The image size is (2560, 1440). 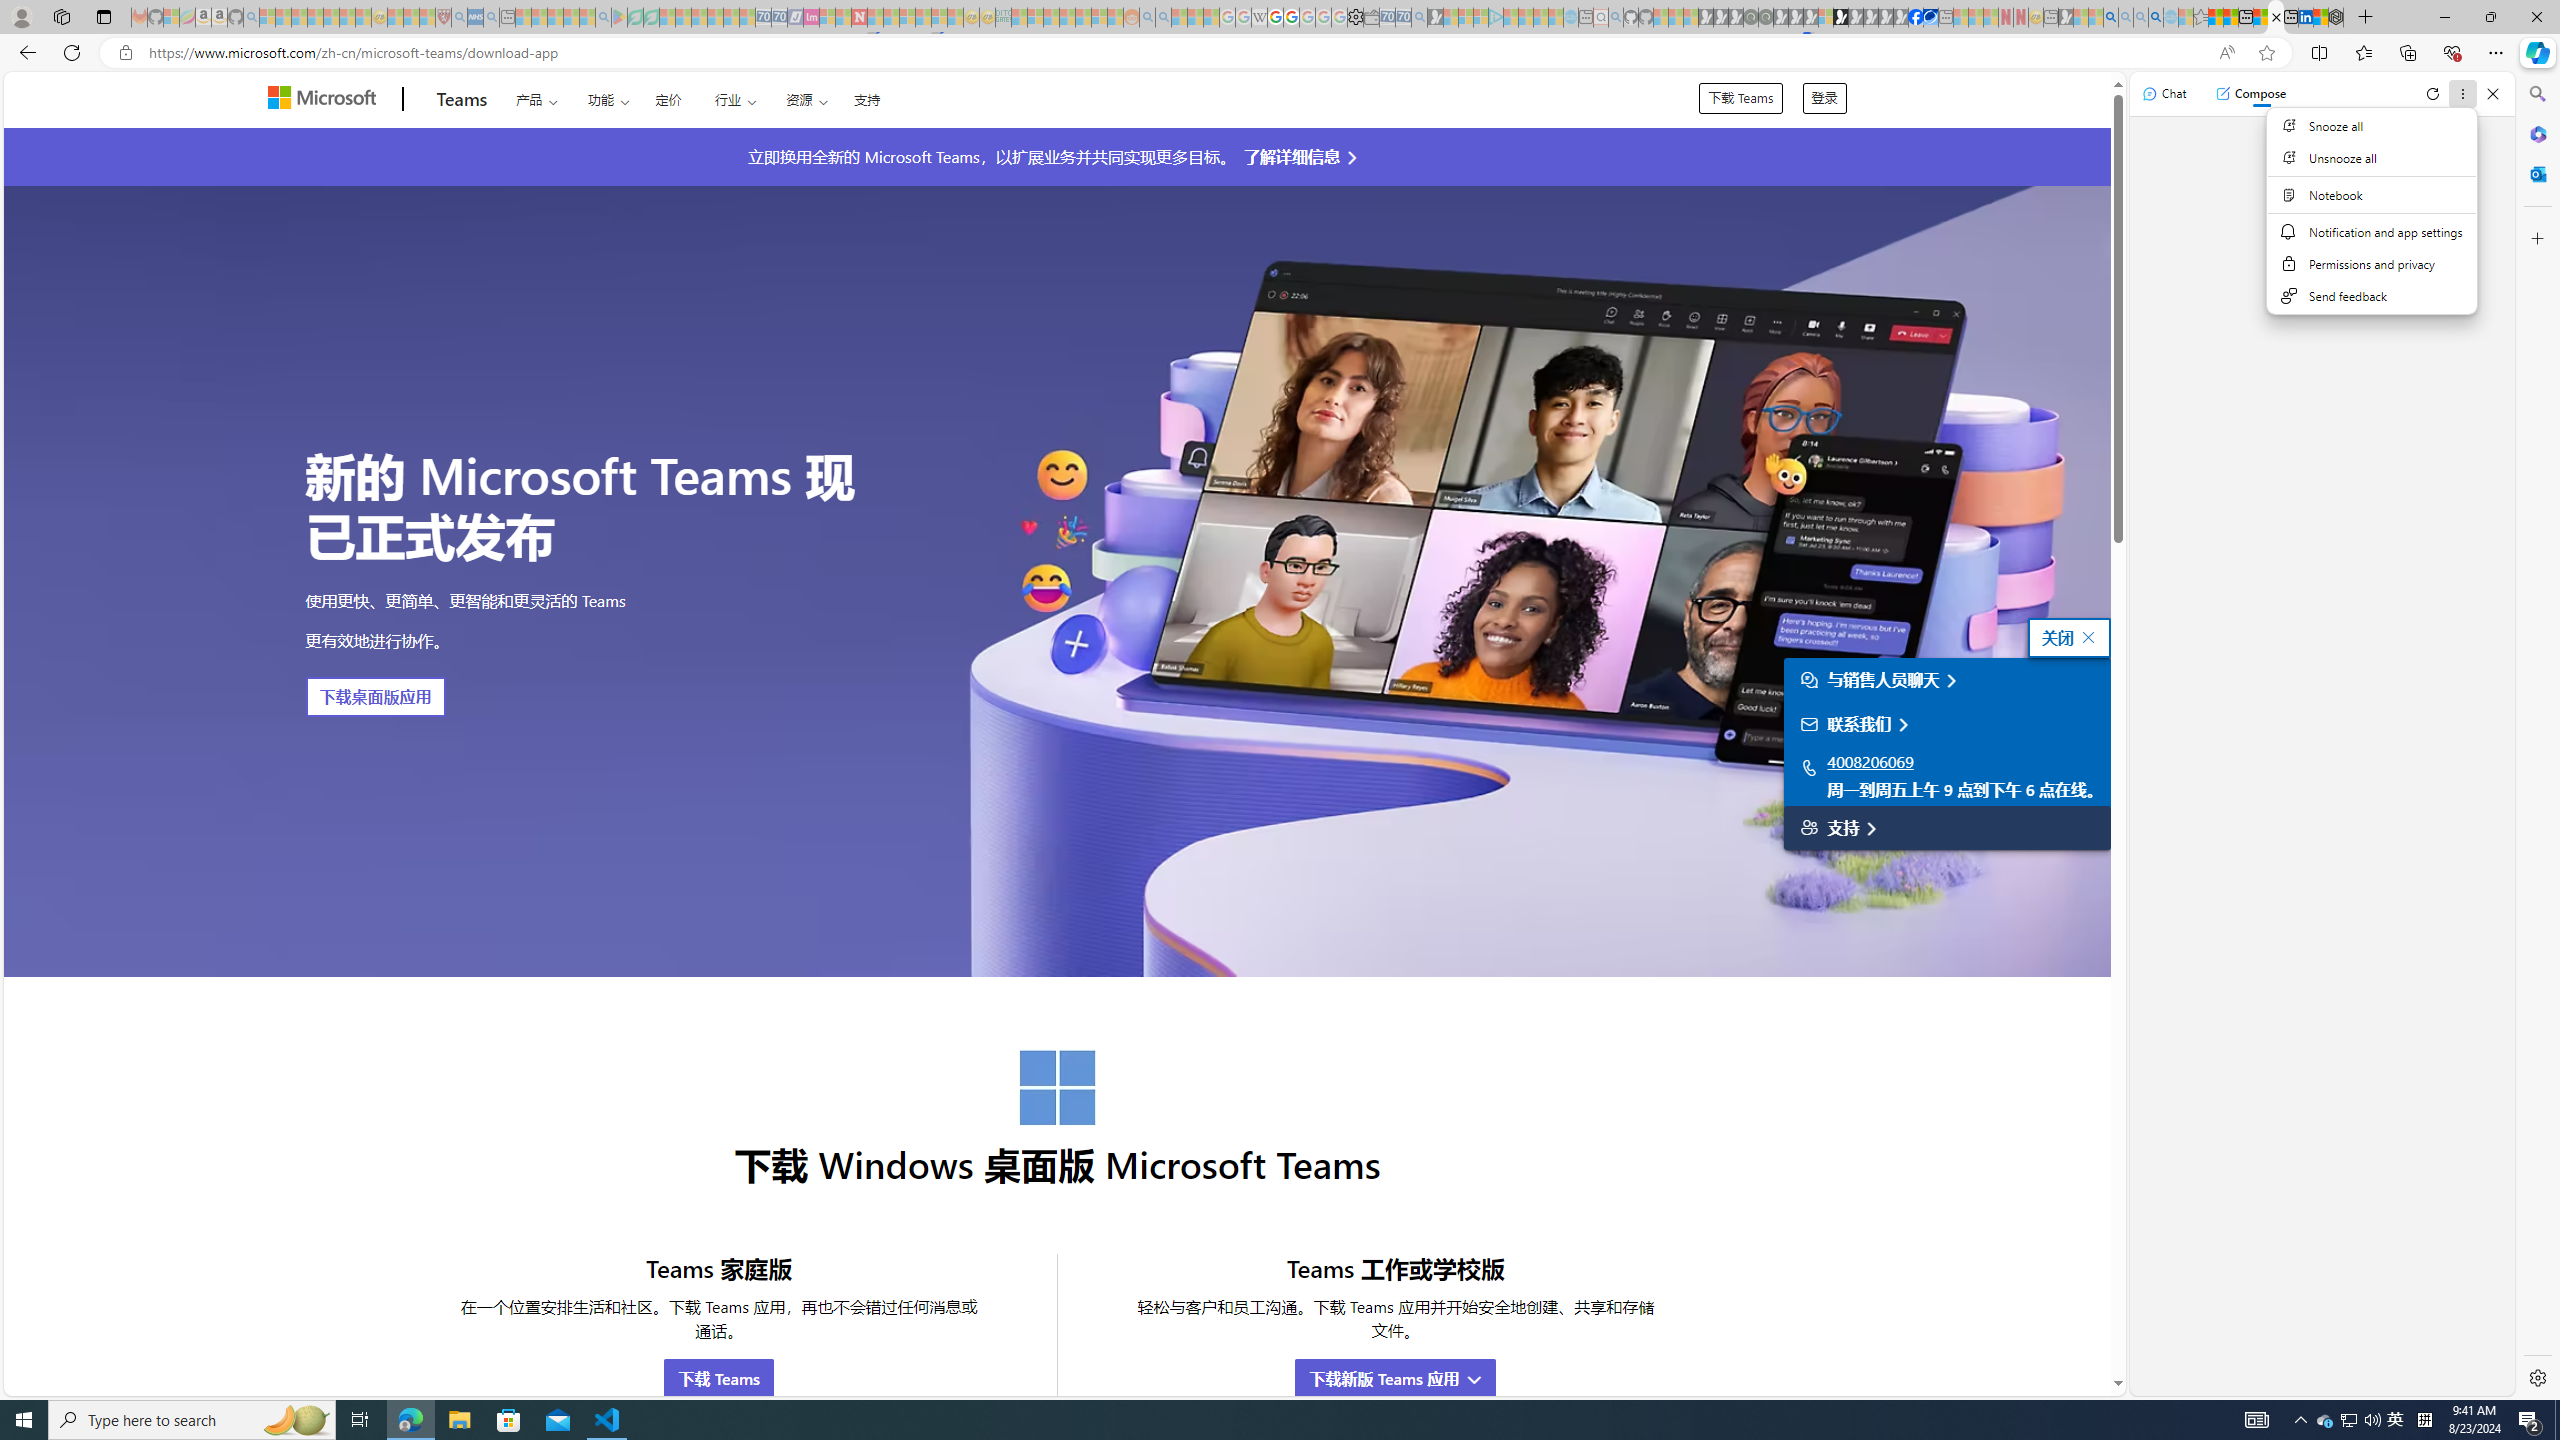 I want to click on 'The Weather Channel - MSN - Sleeping', so click(x=298, y=16).